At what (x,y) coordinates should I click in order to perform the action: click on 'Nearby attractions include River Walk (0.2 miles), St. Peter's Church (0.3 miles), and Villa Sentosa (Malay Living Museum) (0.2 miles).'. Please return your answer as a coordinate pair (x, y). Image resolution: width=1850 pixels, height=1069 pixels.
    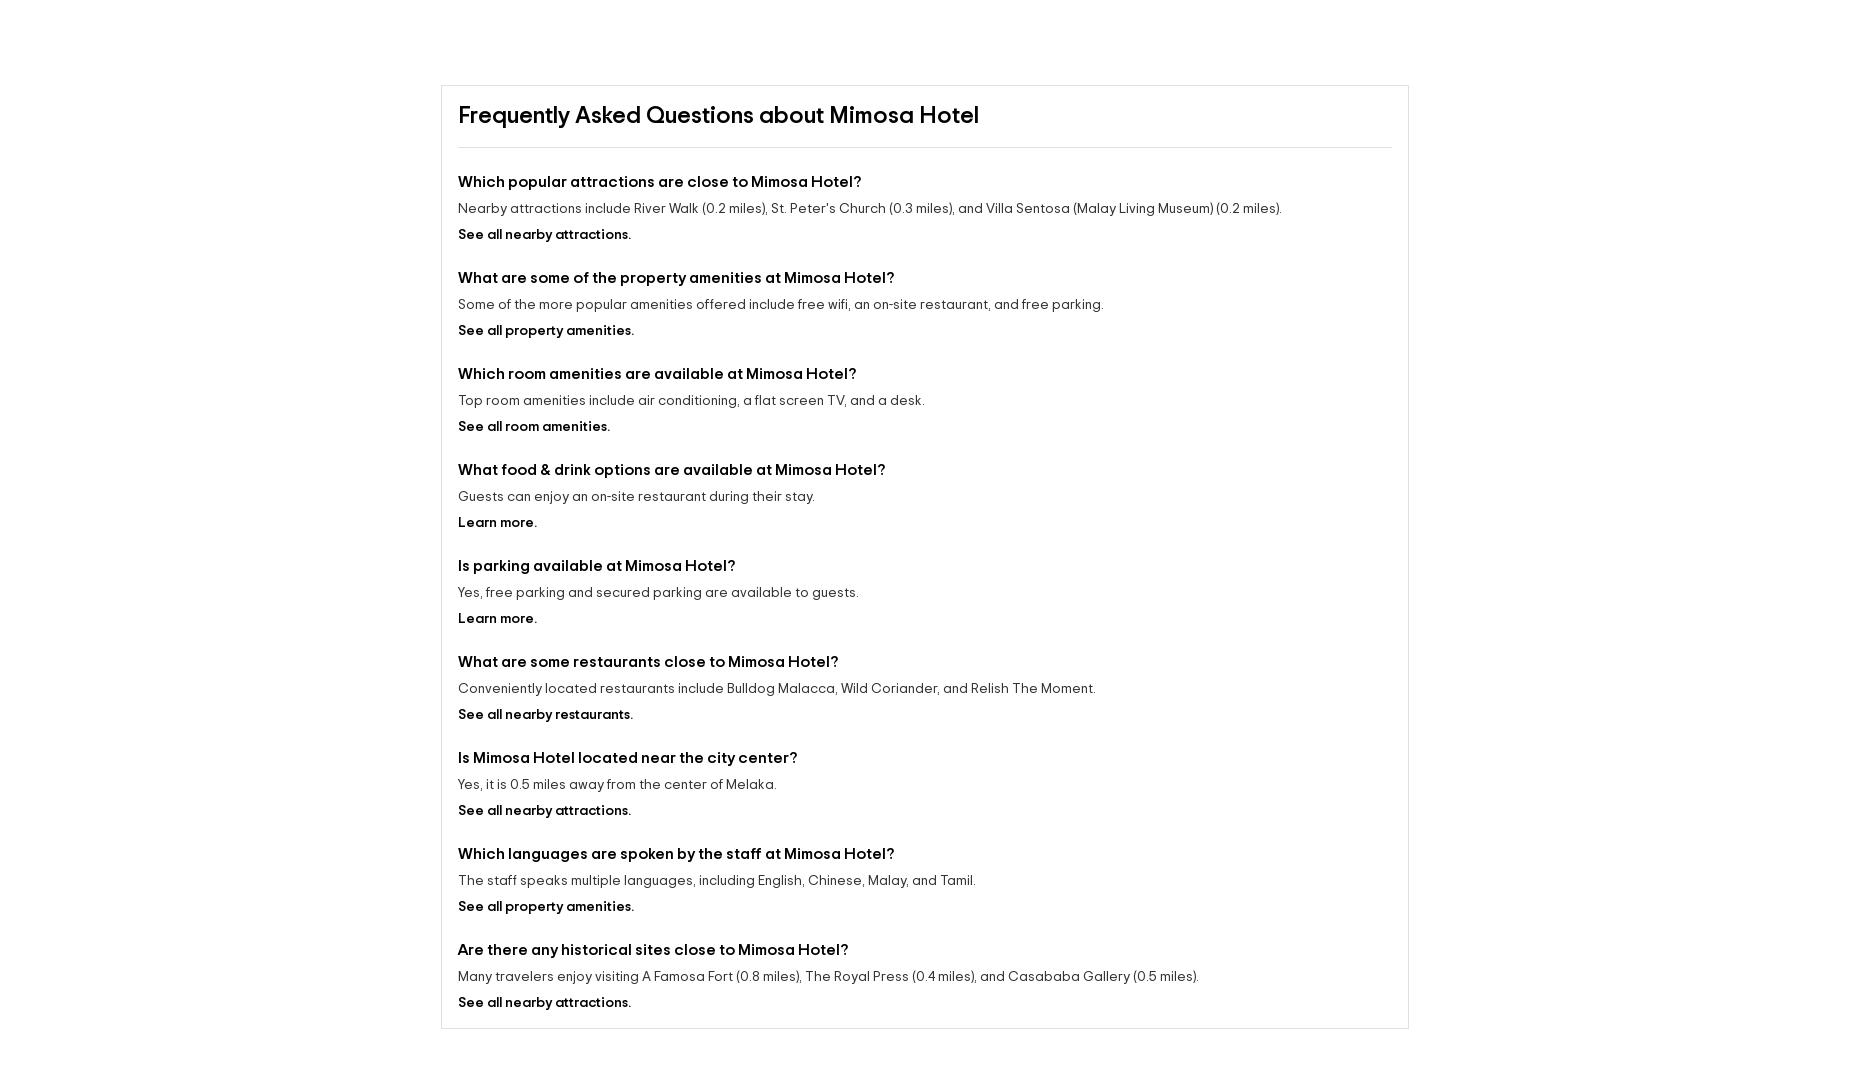
    Looking at the image, I should click on (870, 208).